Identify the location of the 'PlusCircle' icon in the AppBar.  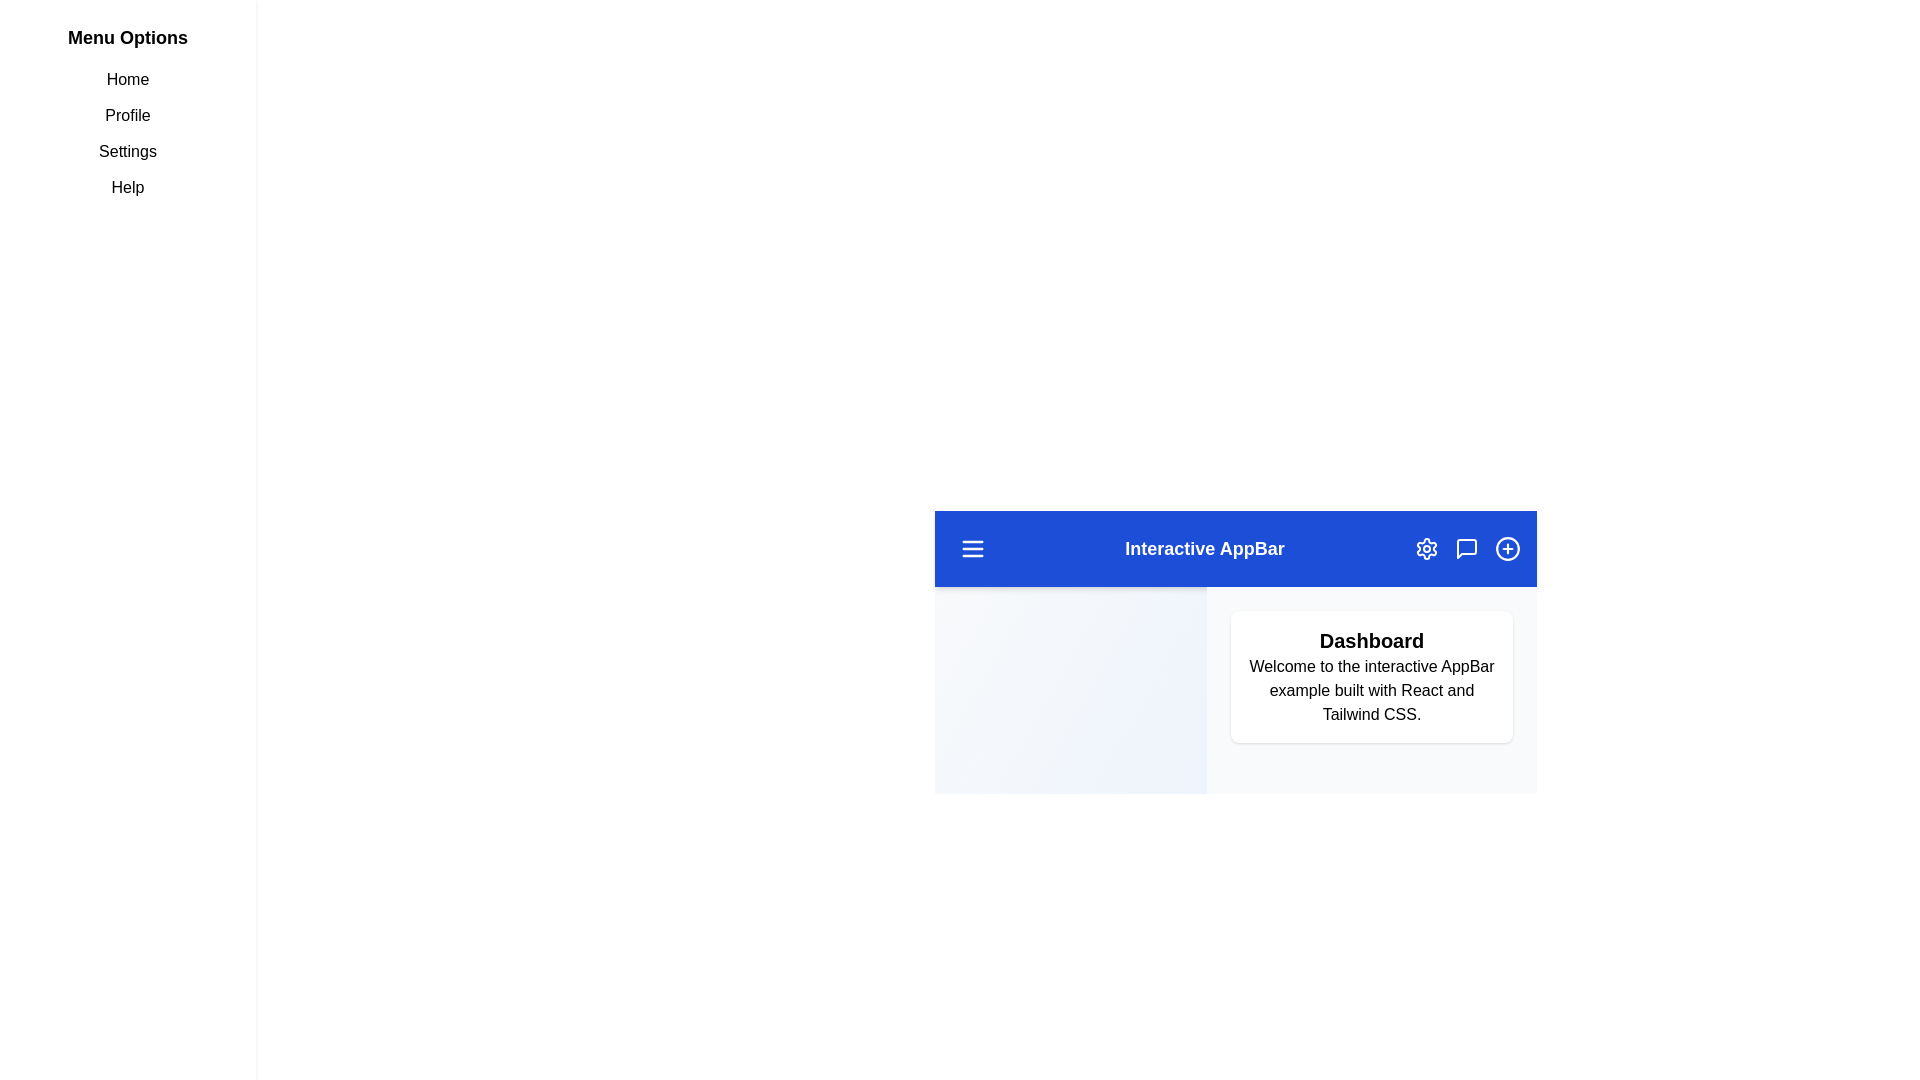
(1507, 548).